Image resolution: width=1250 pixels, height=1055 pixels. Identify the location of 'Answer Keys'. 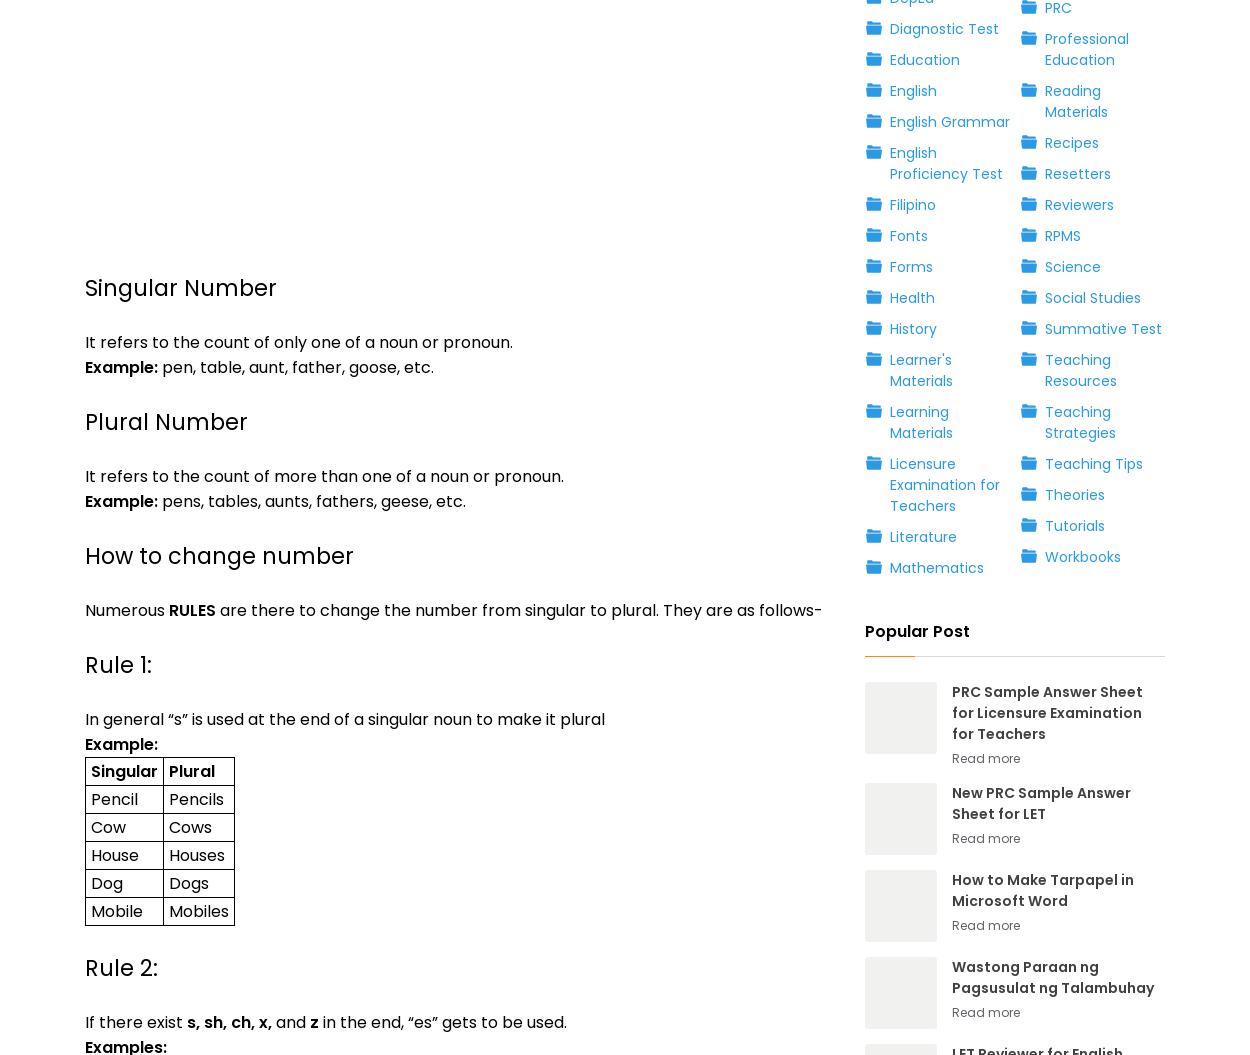
(224, 638).